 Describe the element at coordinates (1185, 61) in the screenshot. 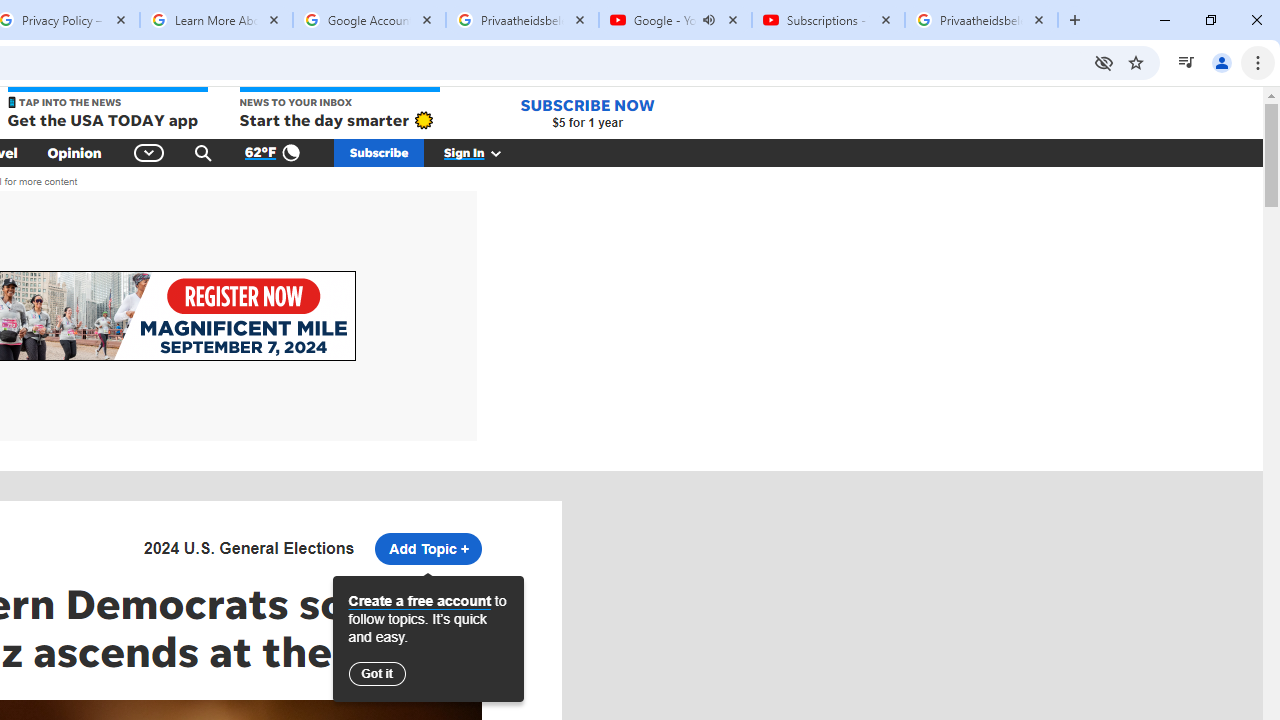

I see `'Control your music, videos, and more'` at that location.